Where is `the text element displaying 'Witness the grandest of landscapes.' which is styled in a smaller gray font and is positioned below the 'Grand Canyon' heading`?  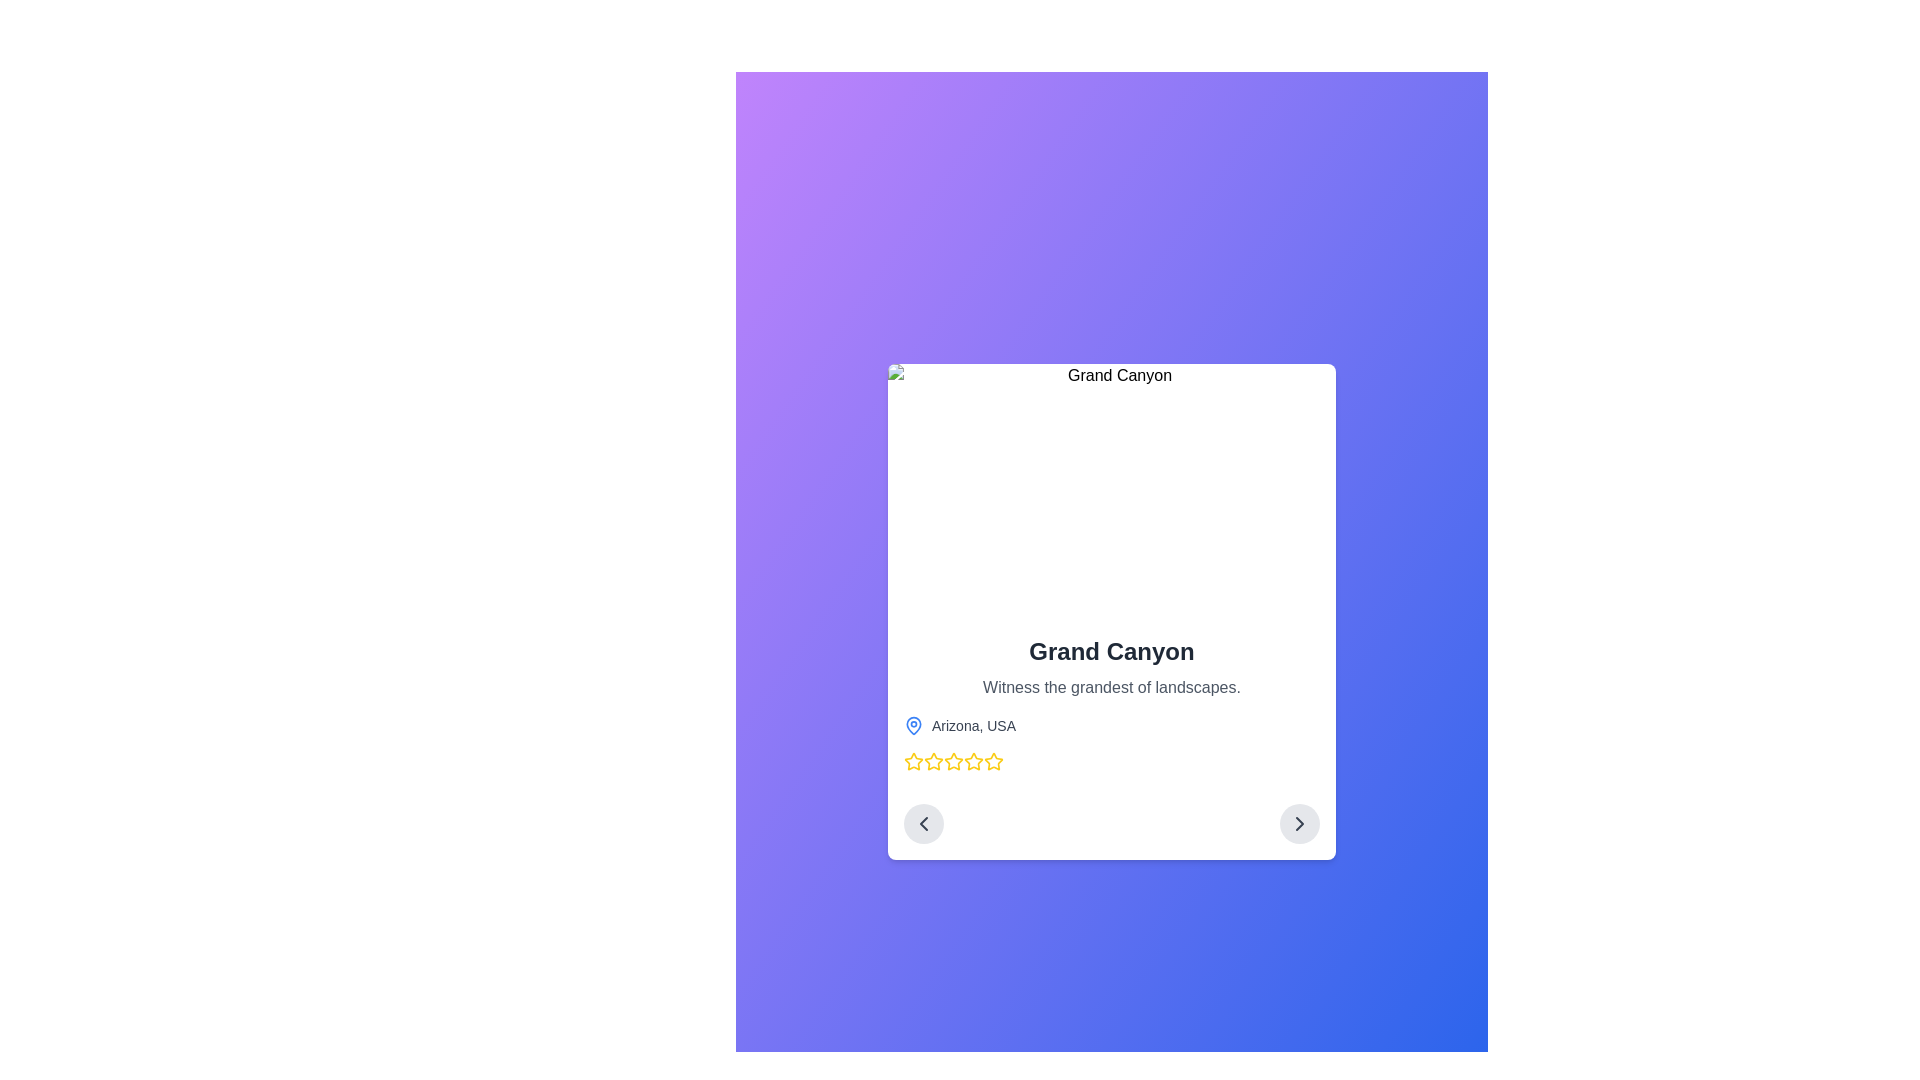
the text element displaying 'Witness the grandest of landscapes.' which is styled in a smaller gray font and is positioned below the 'Grand Canyon' heading is located at coordinates (1111, 686).